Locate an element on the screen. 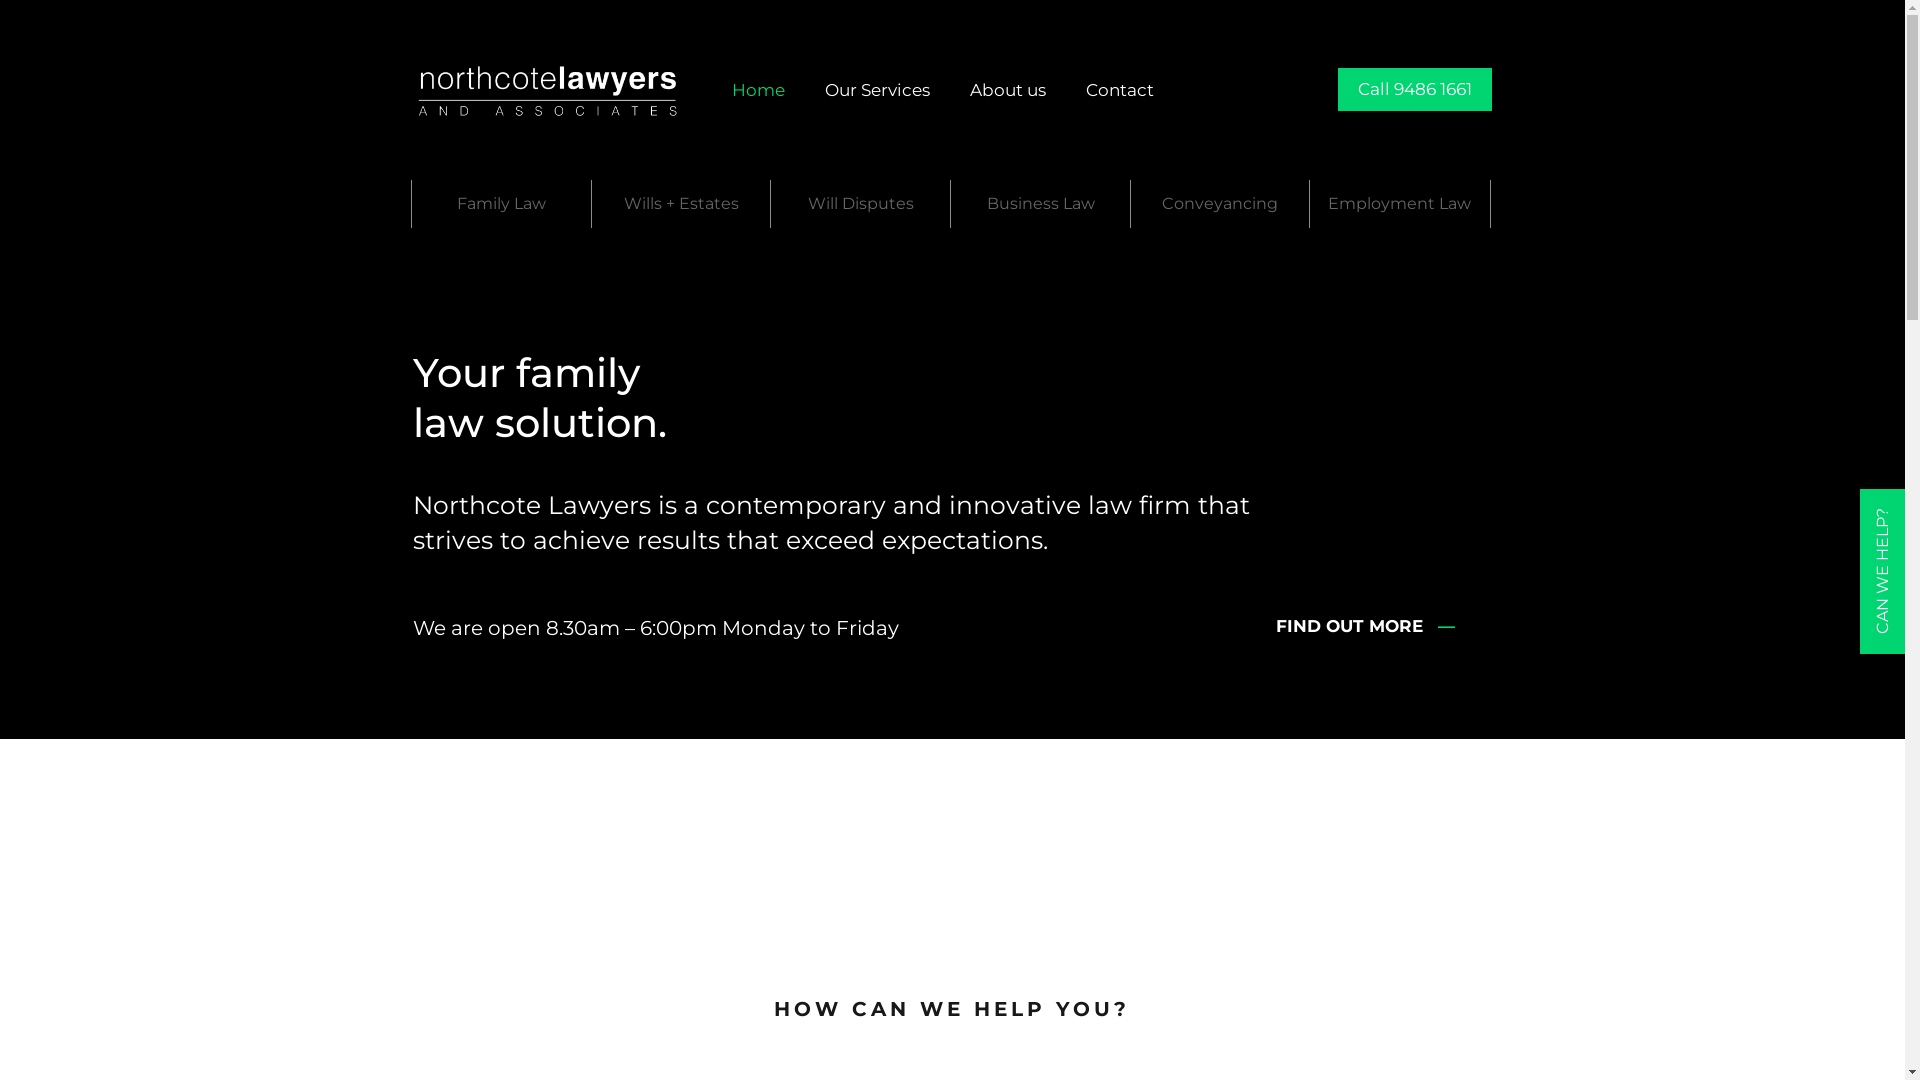 This screenshot has height=1080, width=1920. 'Northcote Lawyers' is located at coordinates (547, 88).